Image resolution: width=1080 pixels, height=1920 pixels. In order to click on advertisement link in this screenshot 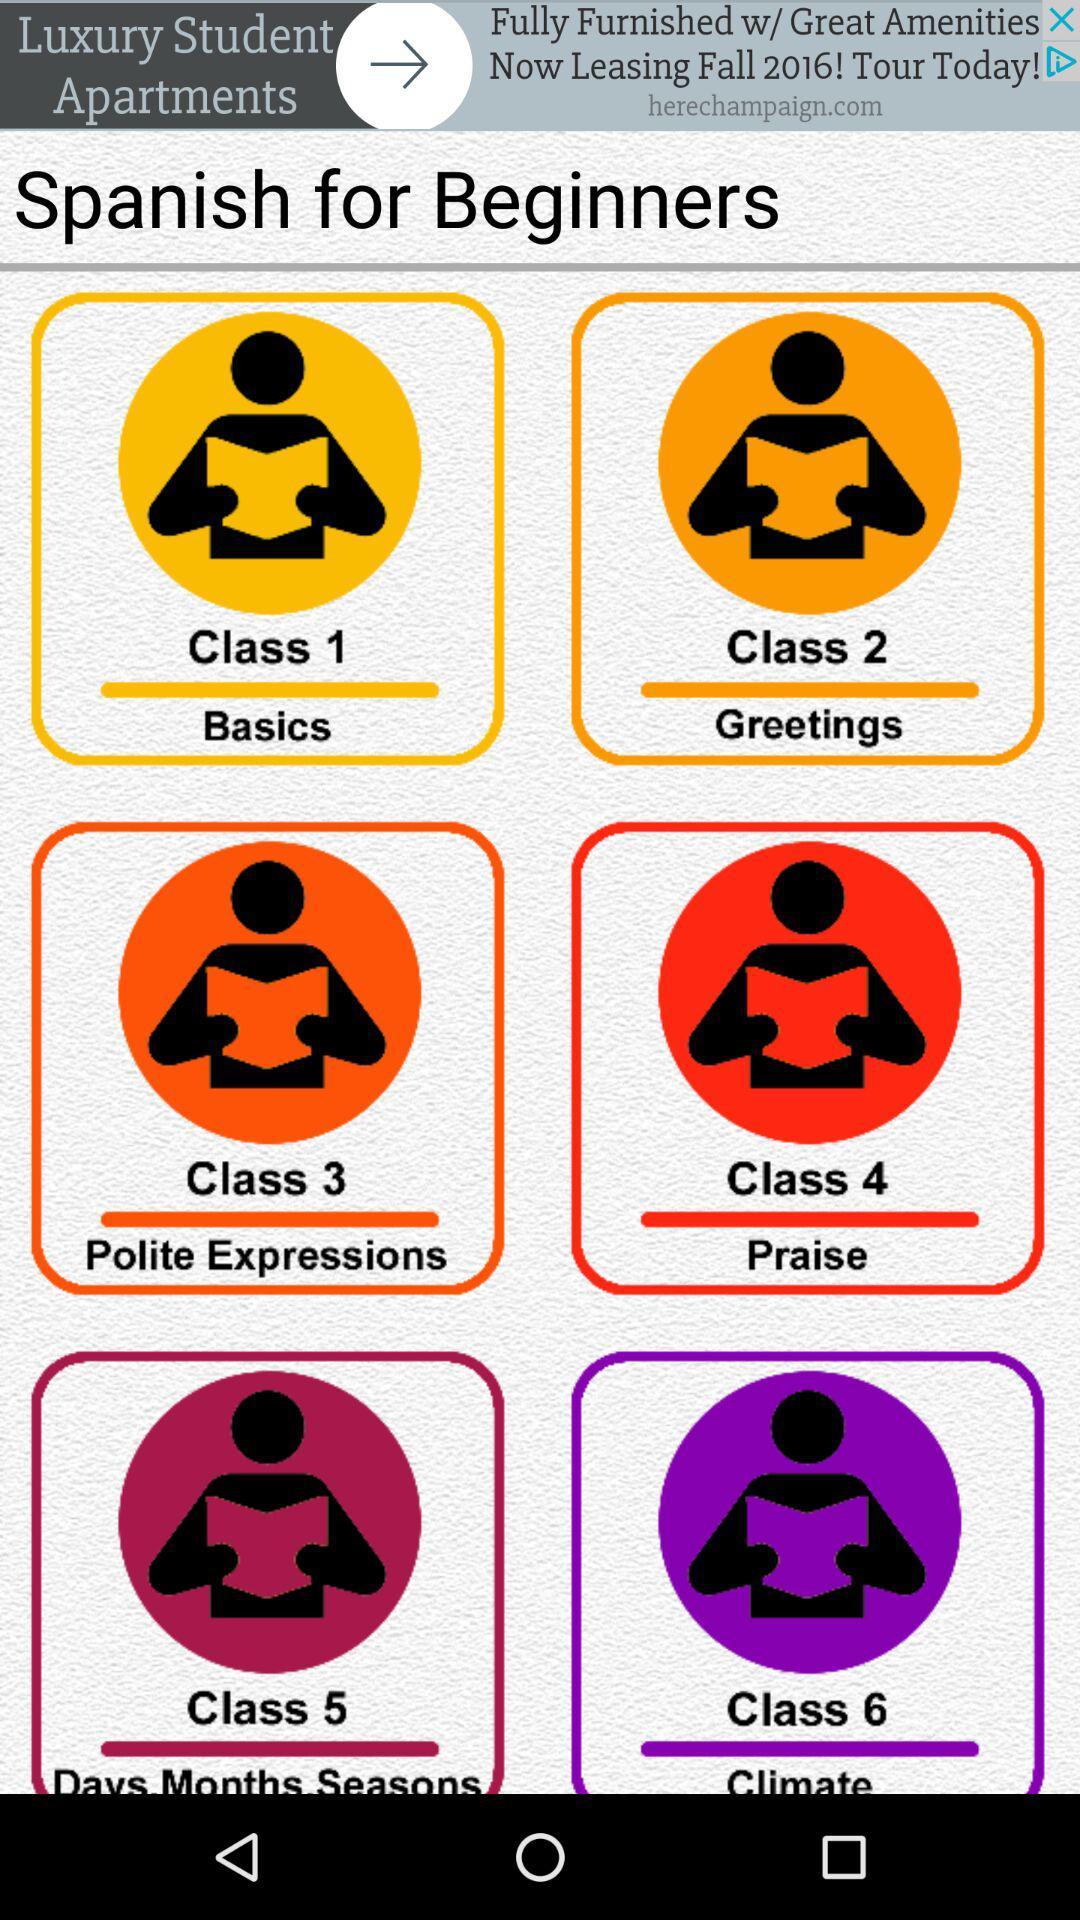, I will do `click(540, 65)`.